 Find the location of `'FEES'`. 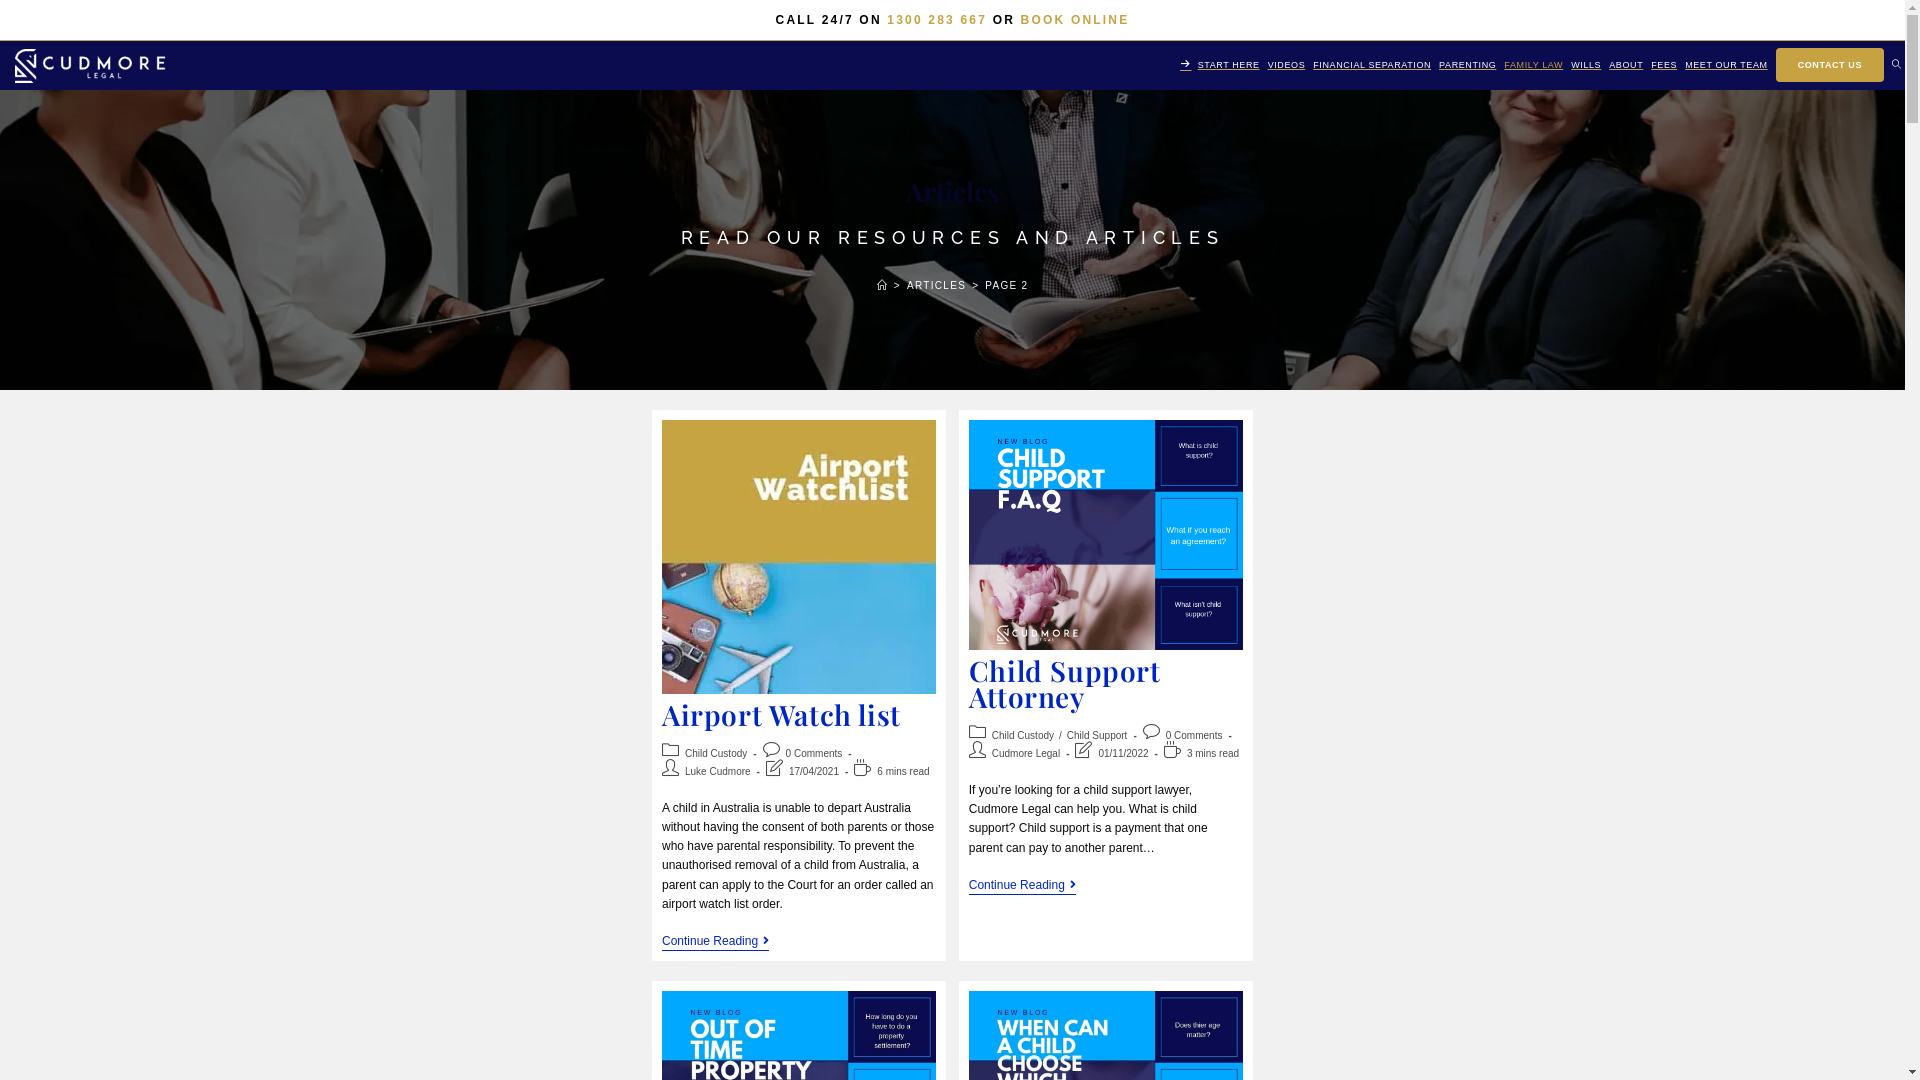

'FEES' is located at coordinates (1664, 64).